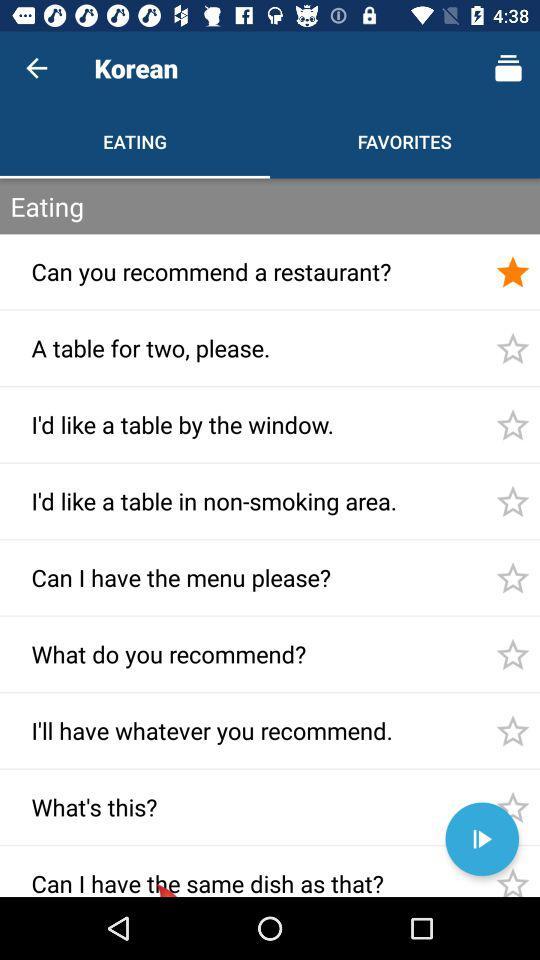 This screenshot has height=960, width=540. Describe the element at coordinates (481, 839) in the screenshot. I see `the skip_next icon` at that location.